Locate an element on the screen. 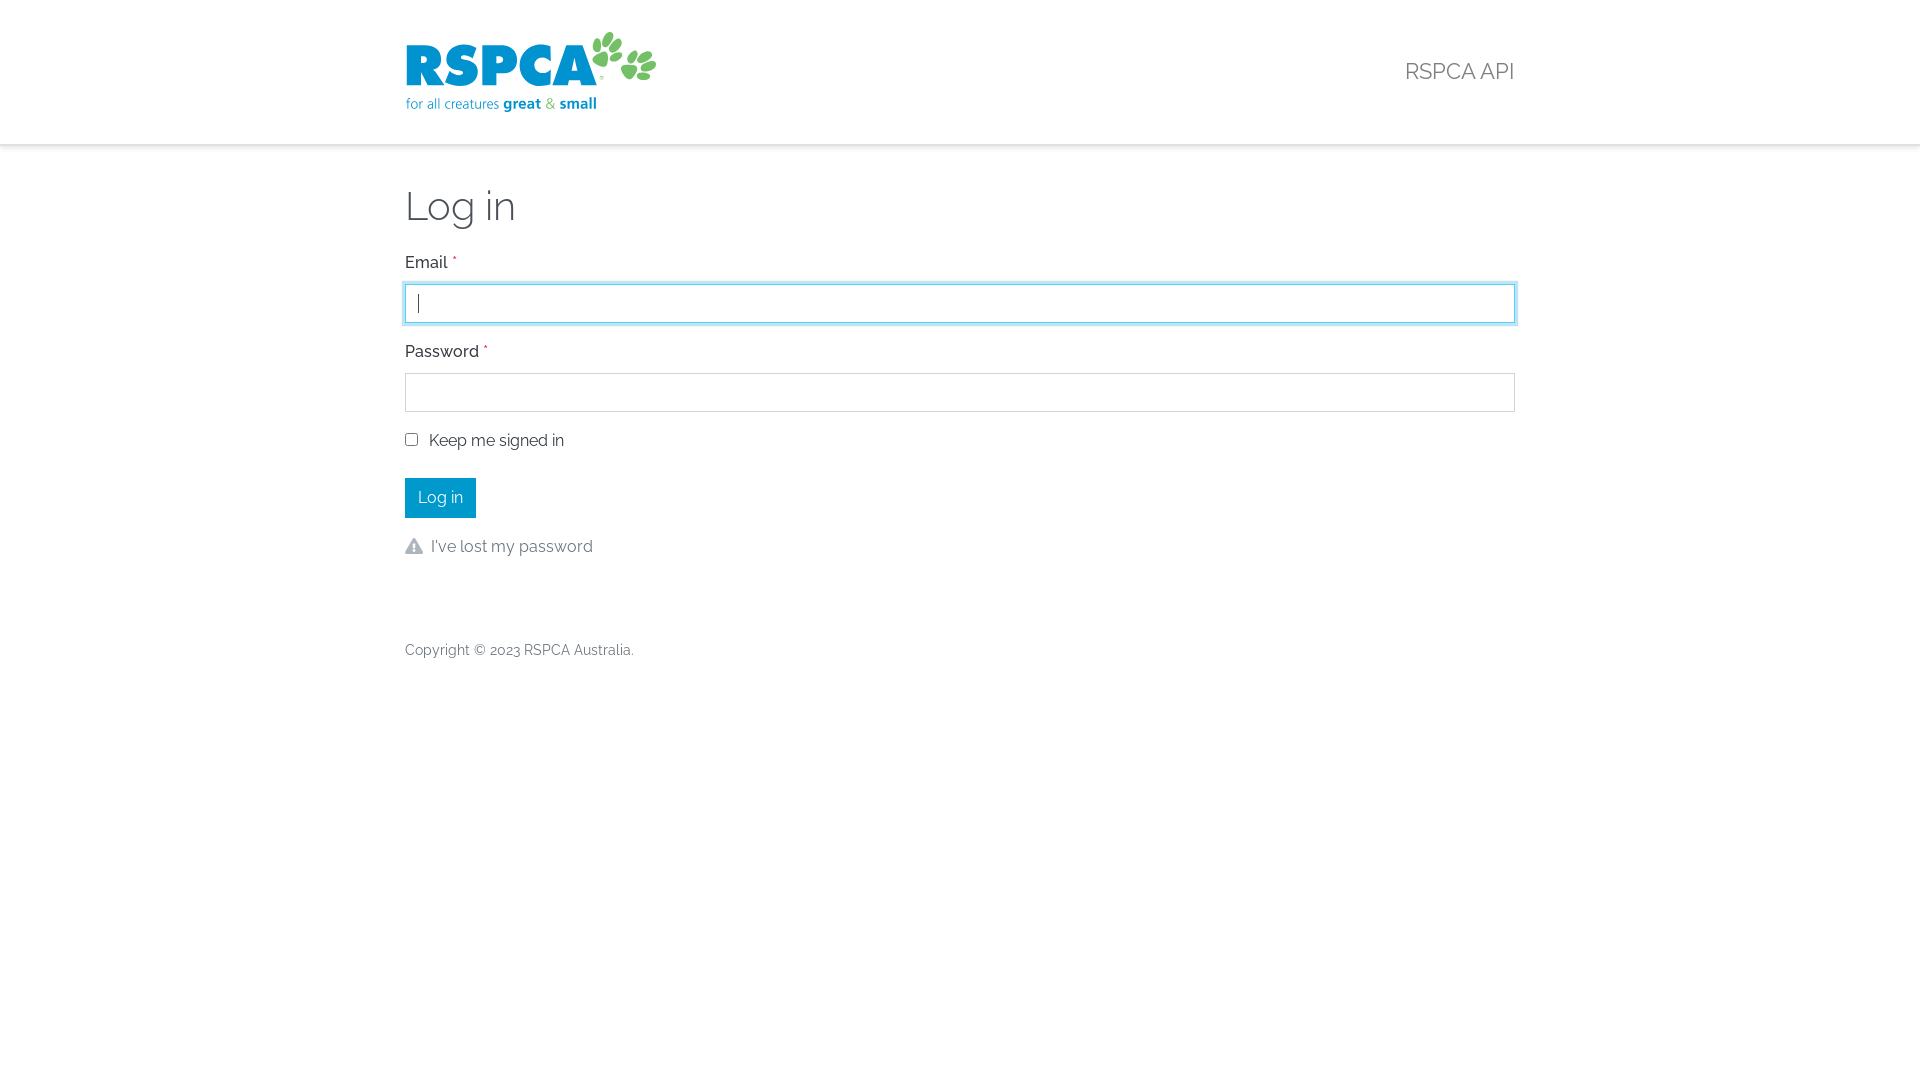 This screenshot has height=1080, width=1920. 'I've lost my password' is located at coordinates (430, 546).